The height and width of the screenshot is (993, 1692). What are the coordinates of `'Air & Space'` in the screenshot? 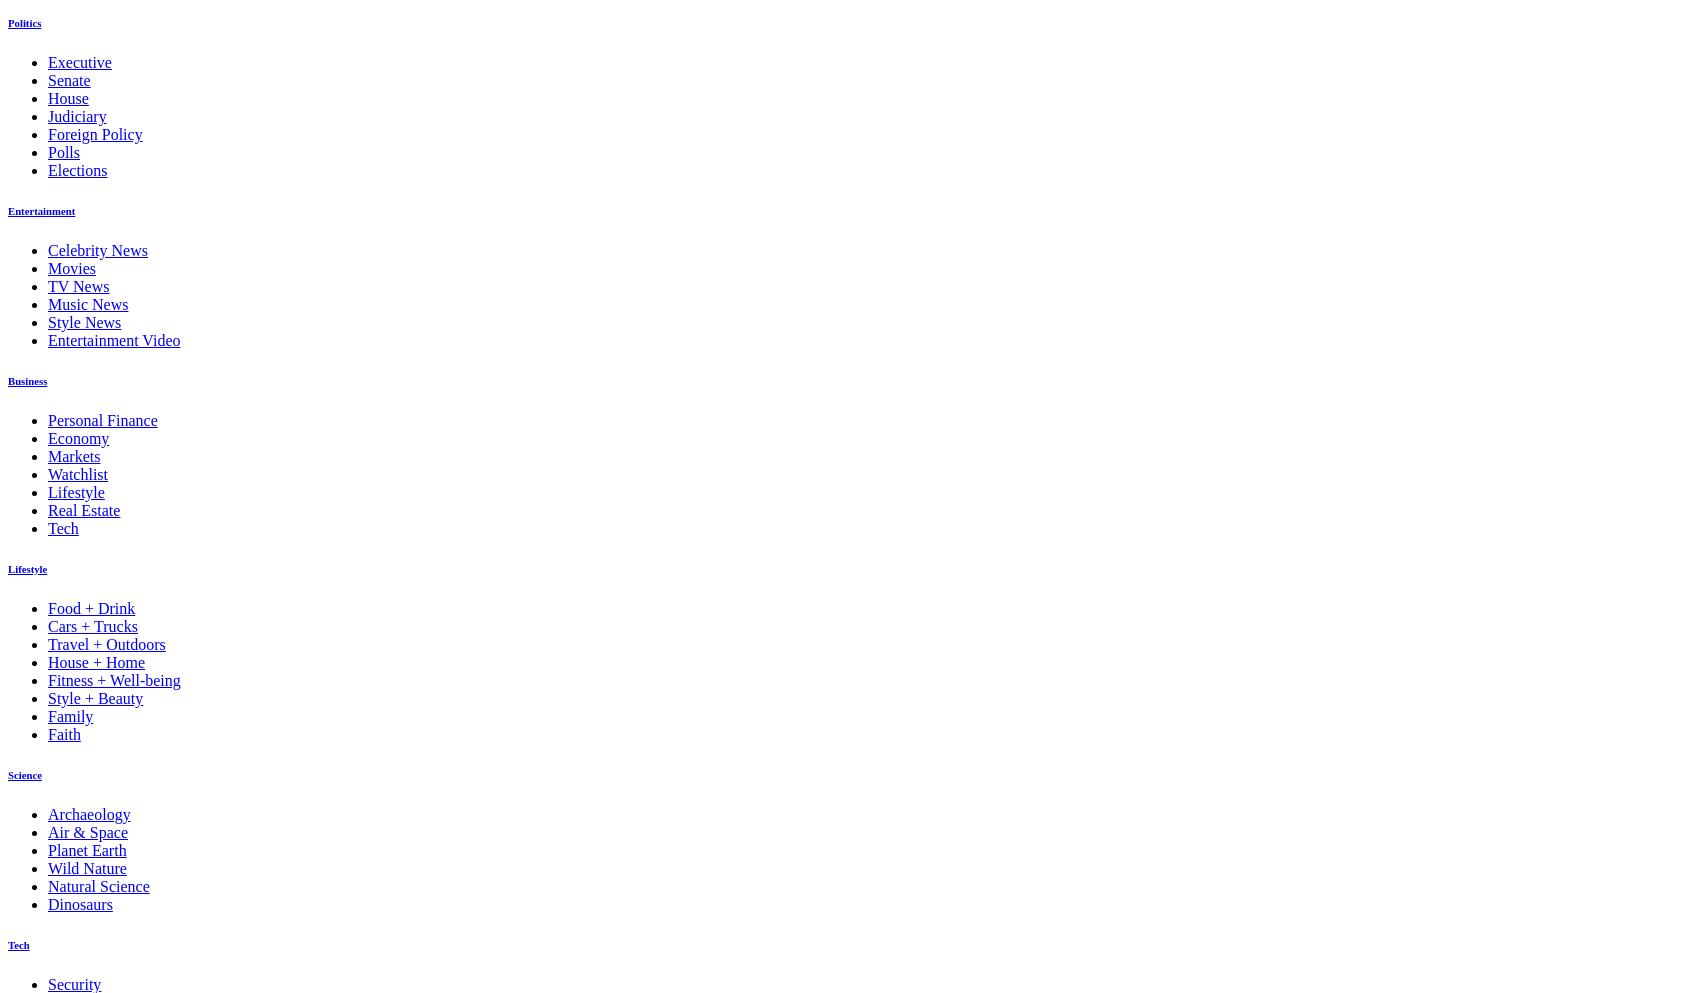 It's located at (87, 832).